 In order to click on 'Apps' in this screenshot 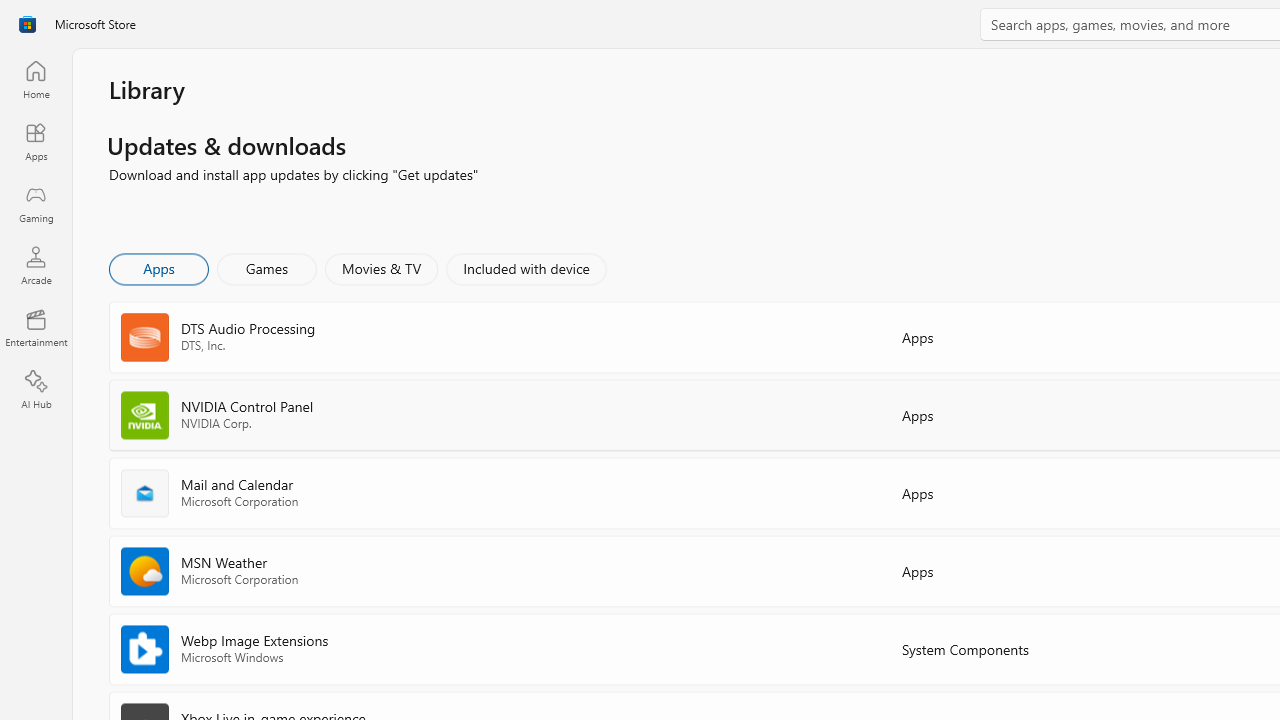, I will do `click(157, 267)`.